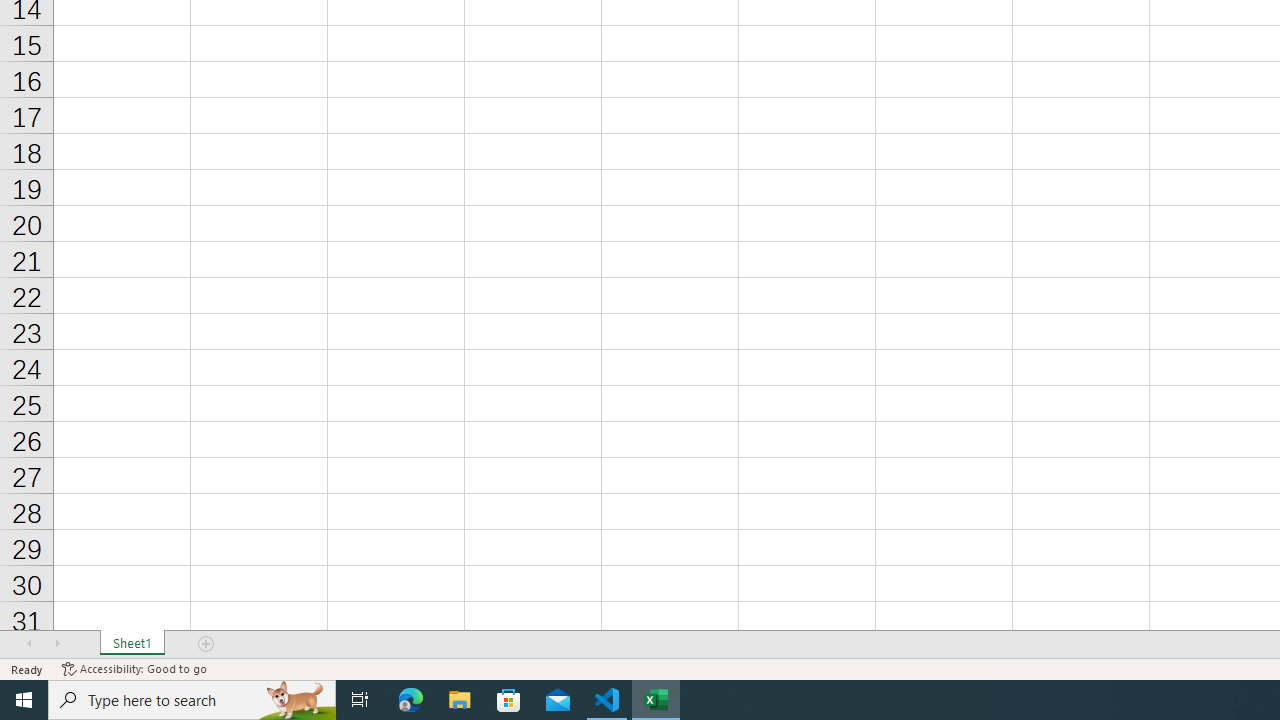  I want to click on 'Add Sheet', so click(207, 644).